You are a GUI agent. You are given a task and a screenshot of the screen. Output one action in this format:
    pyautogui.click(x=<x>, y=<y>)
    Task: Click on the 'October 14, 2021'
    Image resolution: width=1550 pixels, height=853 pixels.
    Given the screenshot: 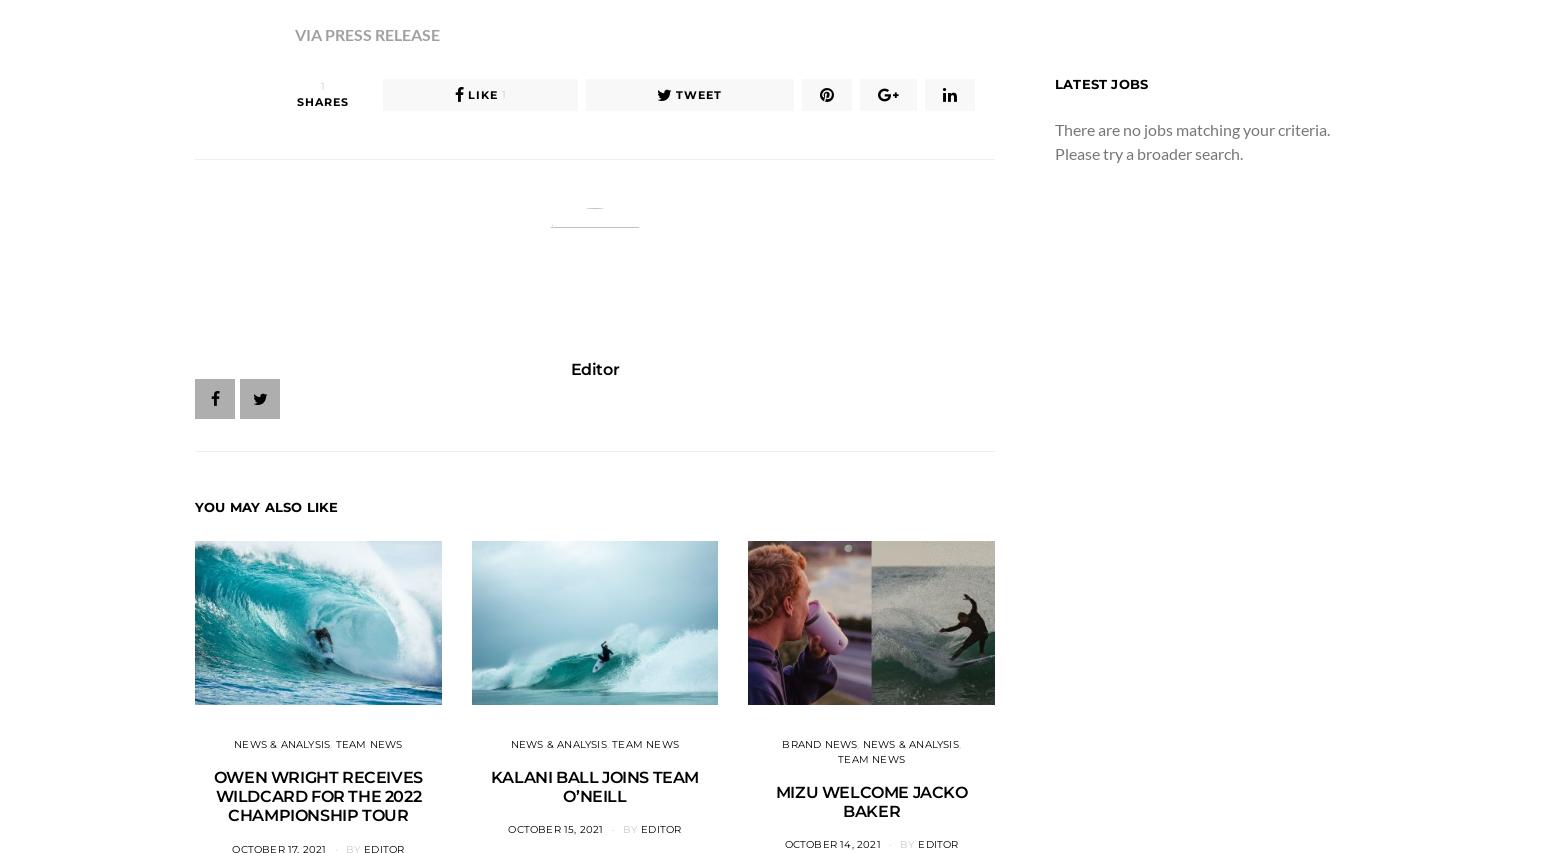 What is the action you would take?
    pyautogui.click(x=831, y=844)
    